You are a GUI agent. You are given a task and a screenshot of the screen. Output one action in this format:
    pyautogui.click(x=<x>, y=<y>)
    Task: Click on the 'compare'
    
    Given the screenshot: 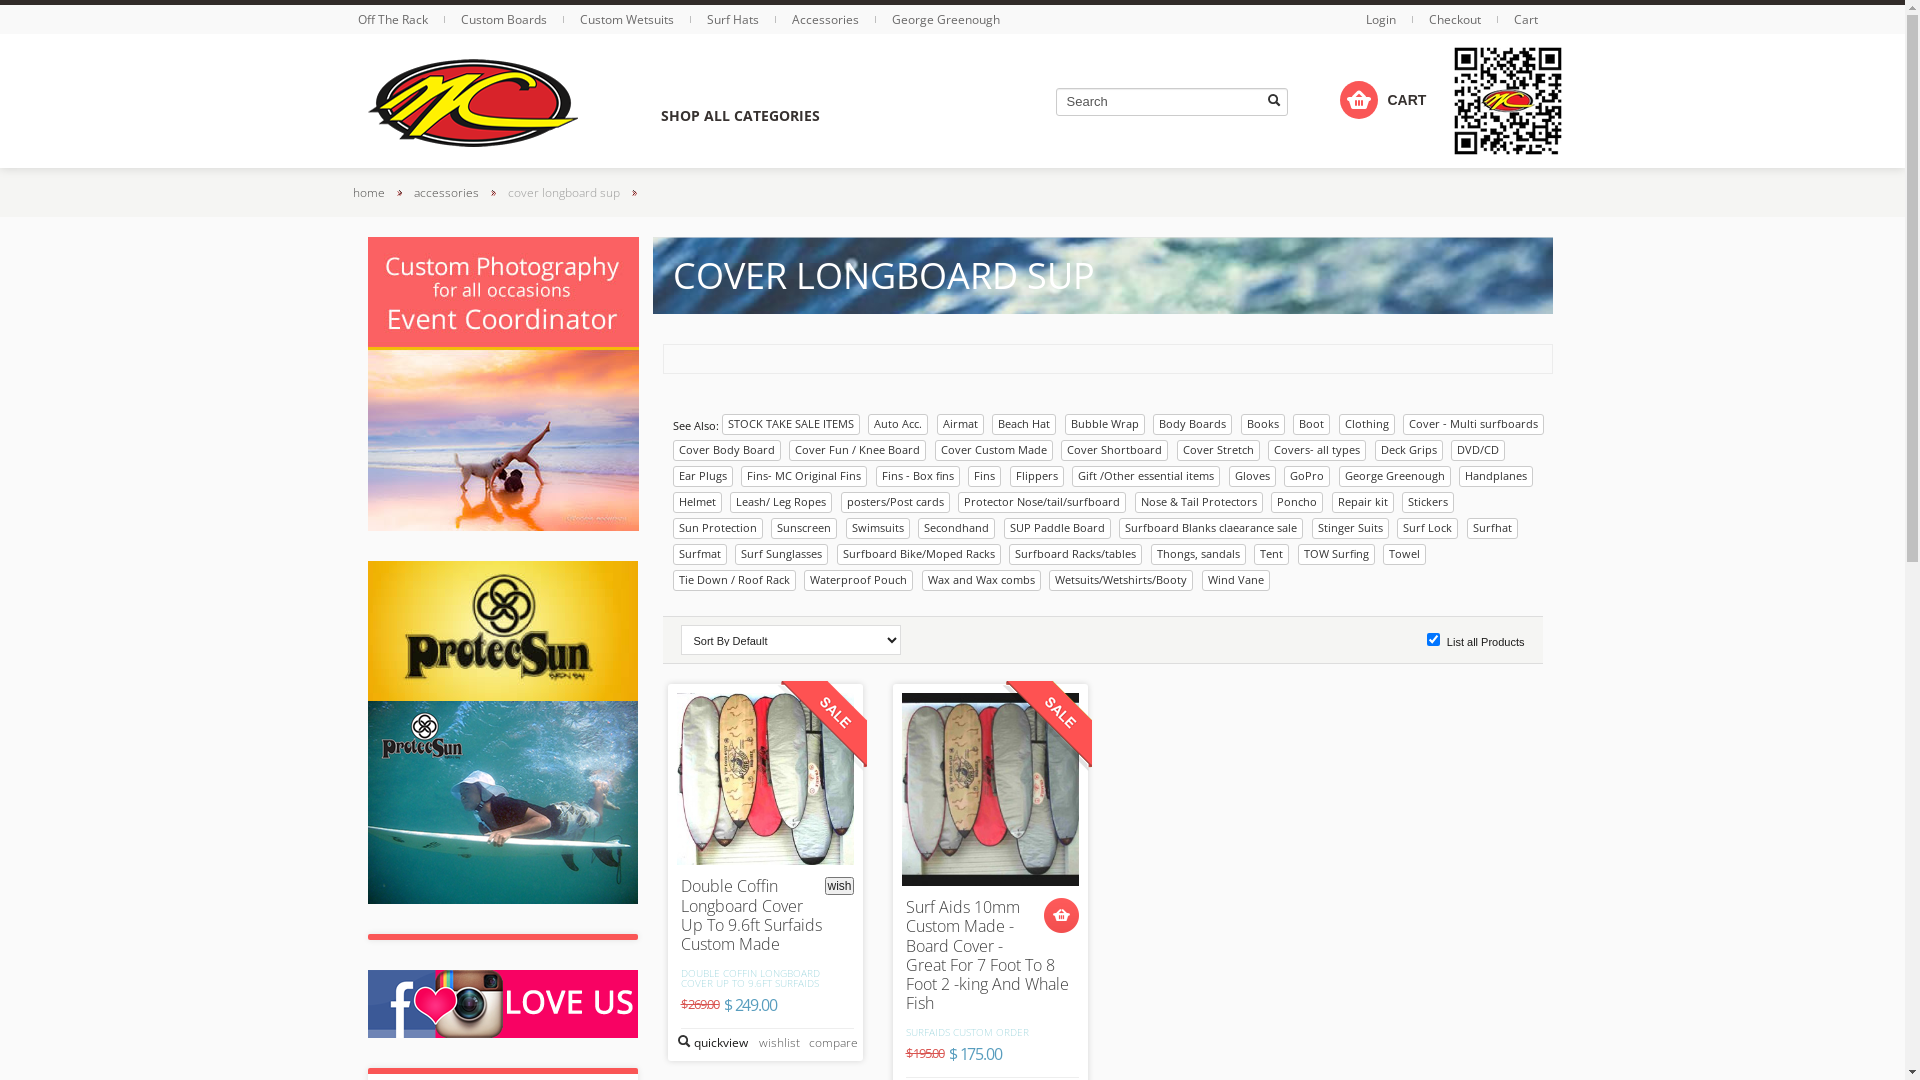 What is the action you would take?
    pyautogui.click(x=830, y=1041)
    